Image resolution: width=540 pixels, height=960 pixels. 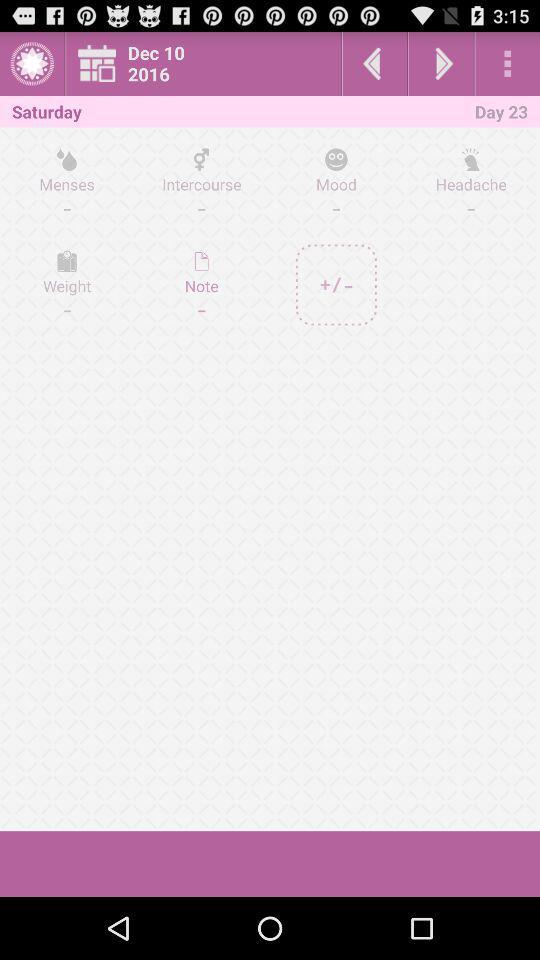 What do you see at coordinates (374, 68) in the screenshot?
I see `the arrow_backward icon` at bounding box center [374, 68].